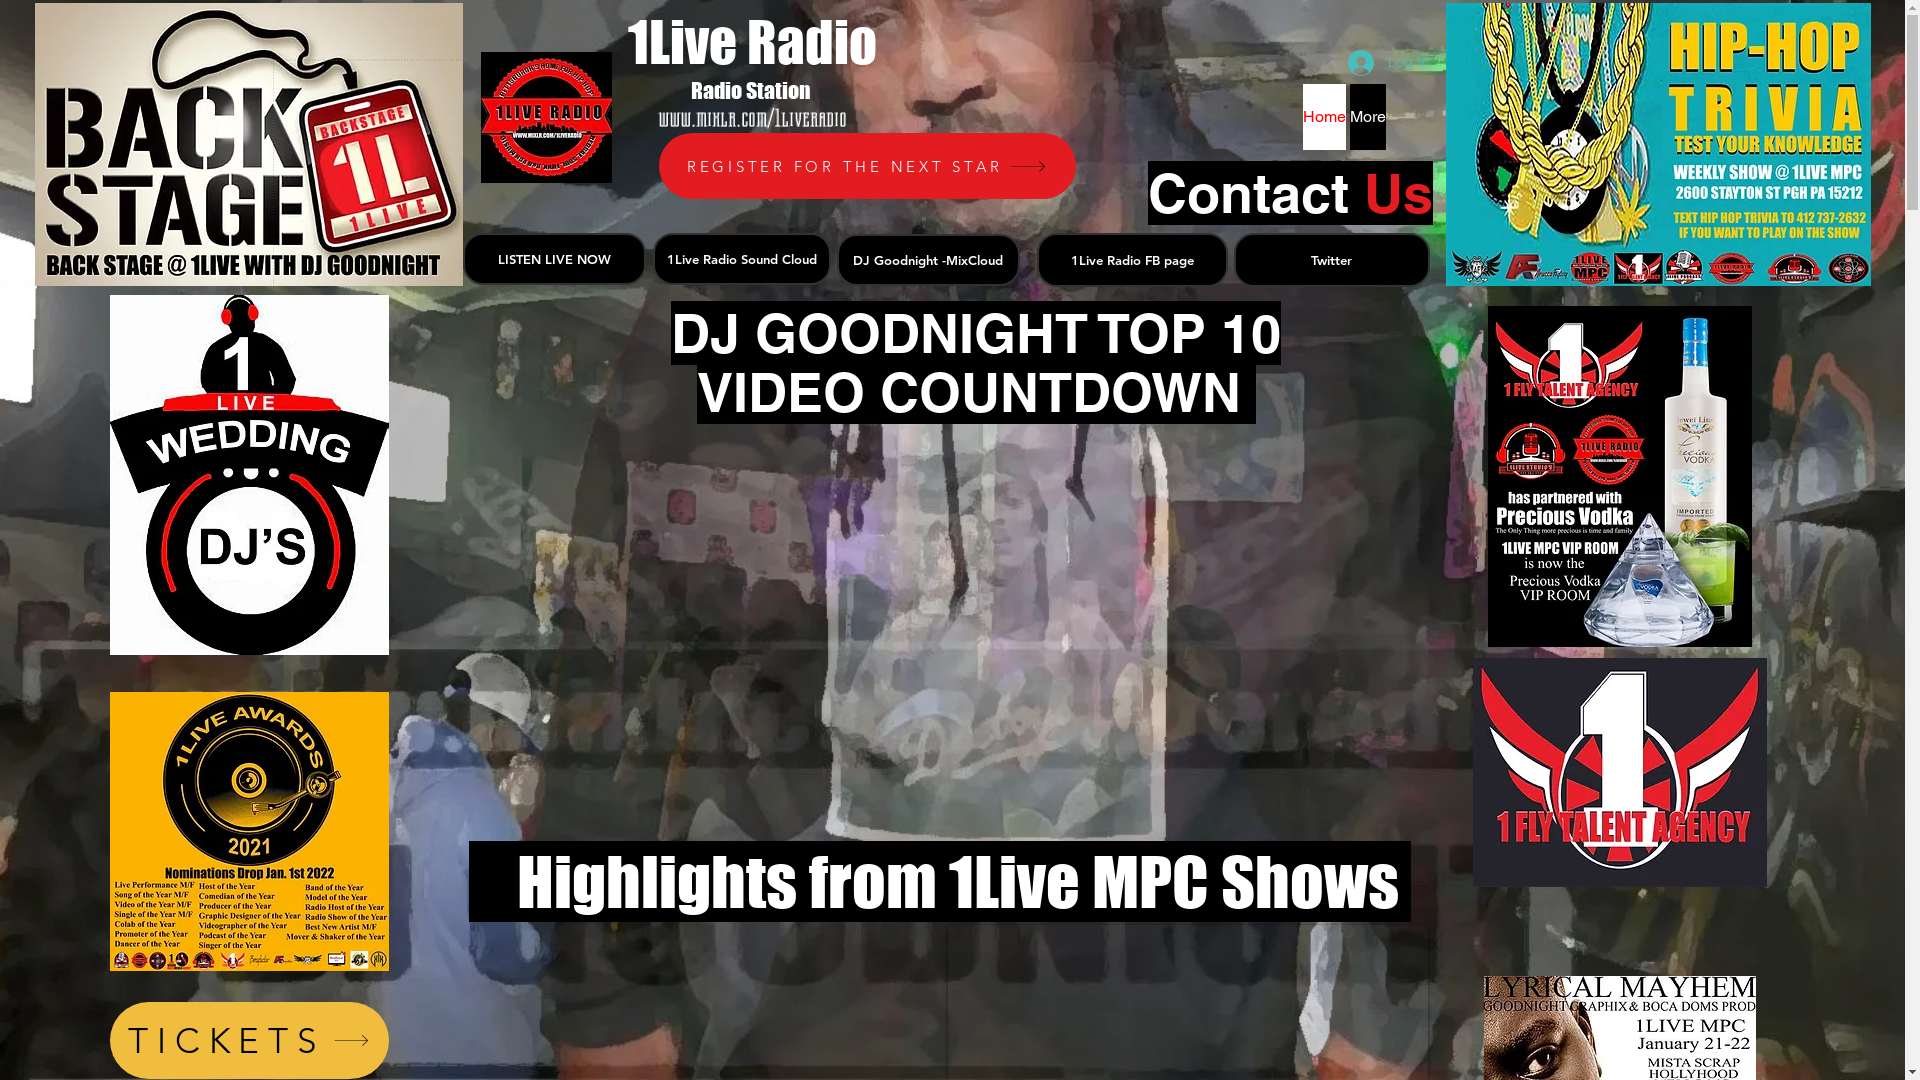  Describe the element at coordinates (866, 164) in the screenshot. I see `'REGISTER FOR THE NEXT STAR'` at that location.